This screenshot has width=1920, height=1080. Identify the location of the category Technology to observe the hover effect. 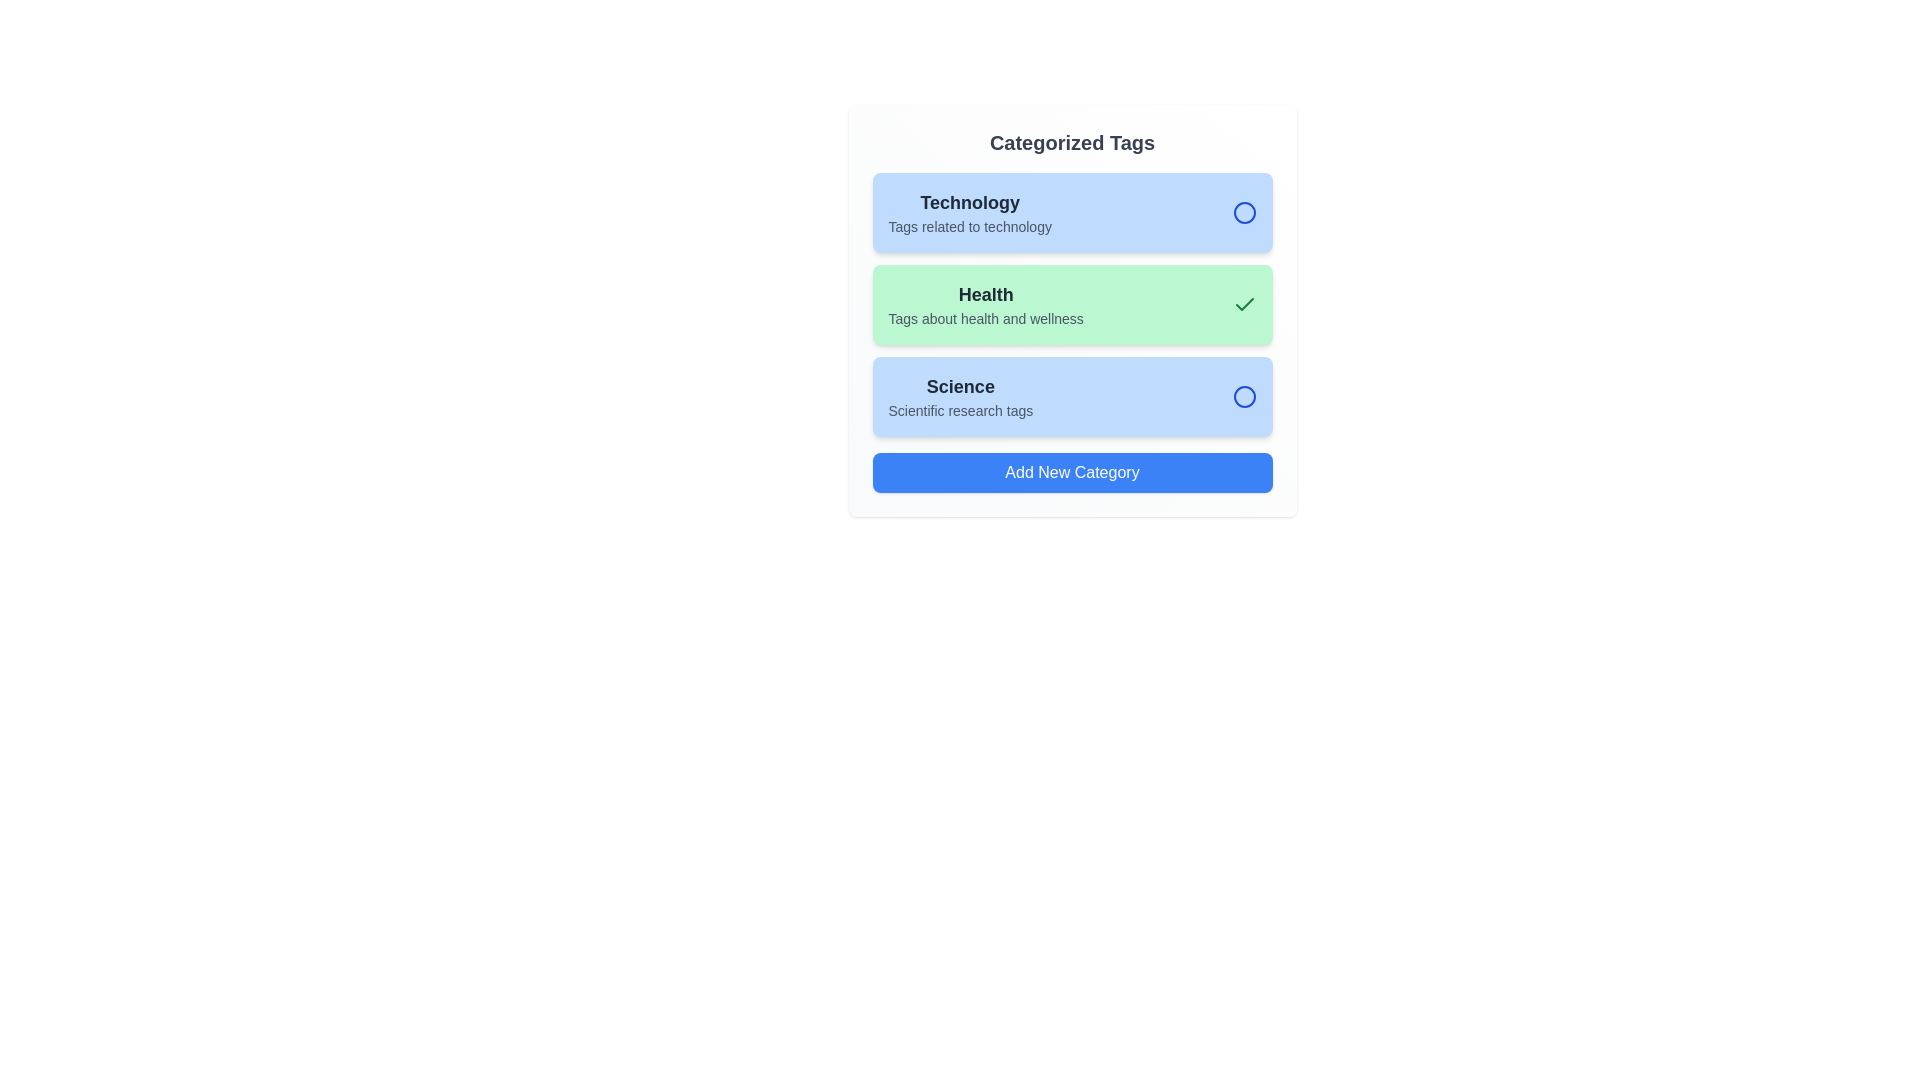
(1071, 212).